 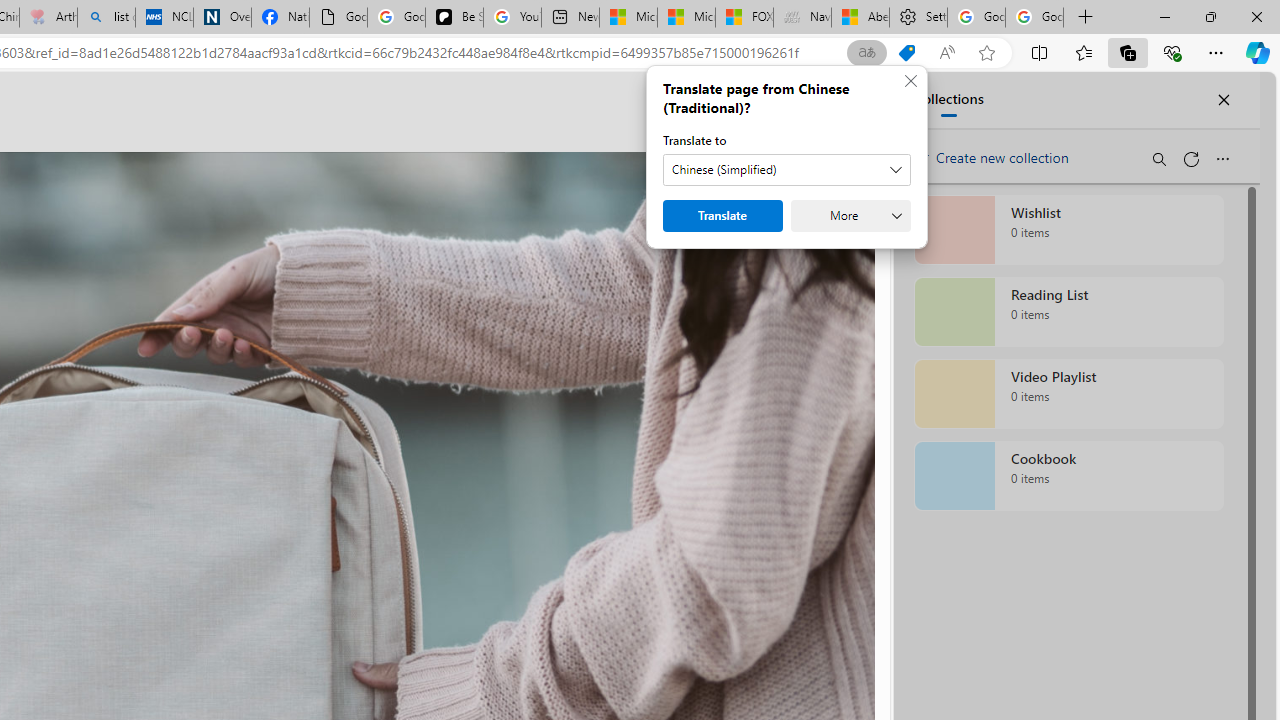 I want to click on 'More', so click(x=851, y=216).